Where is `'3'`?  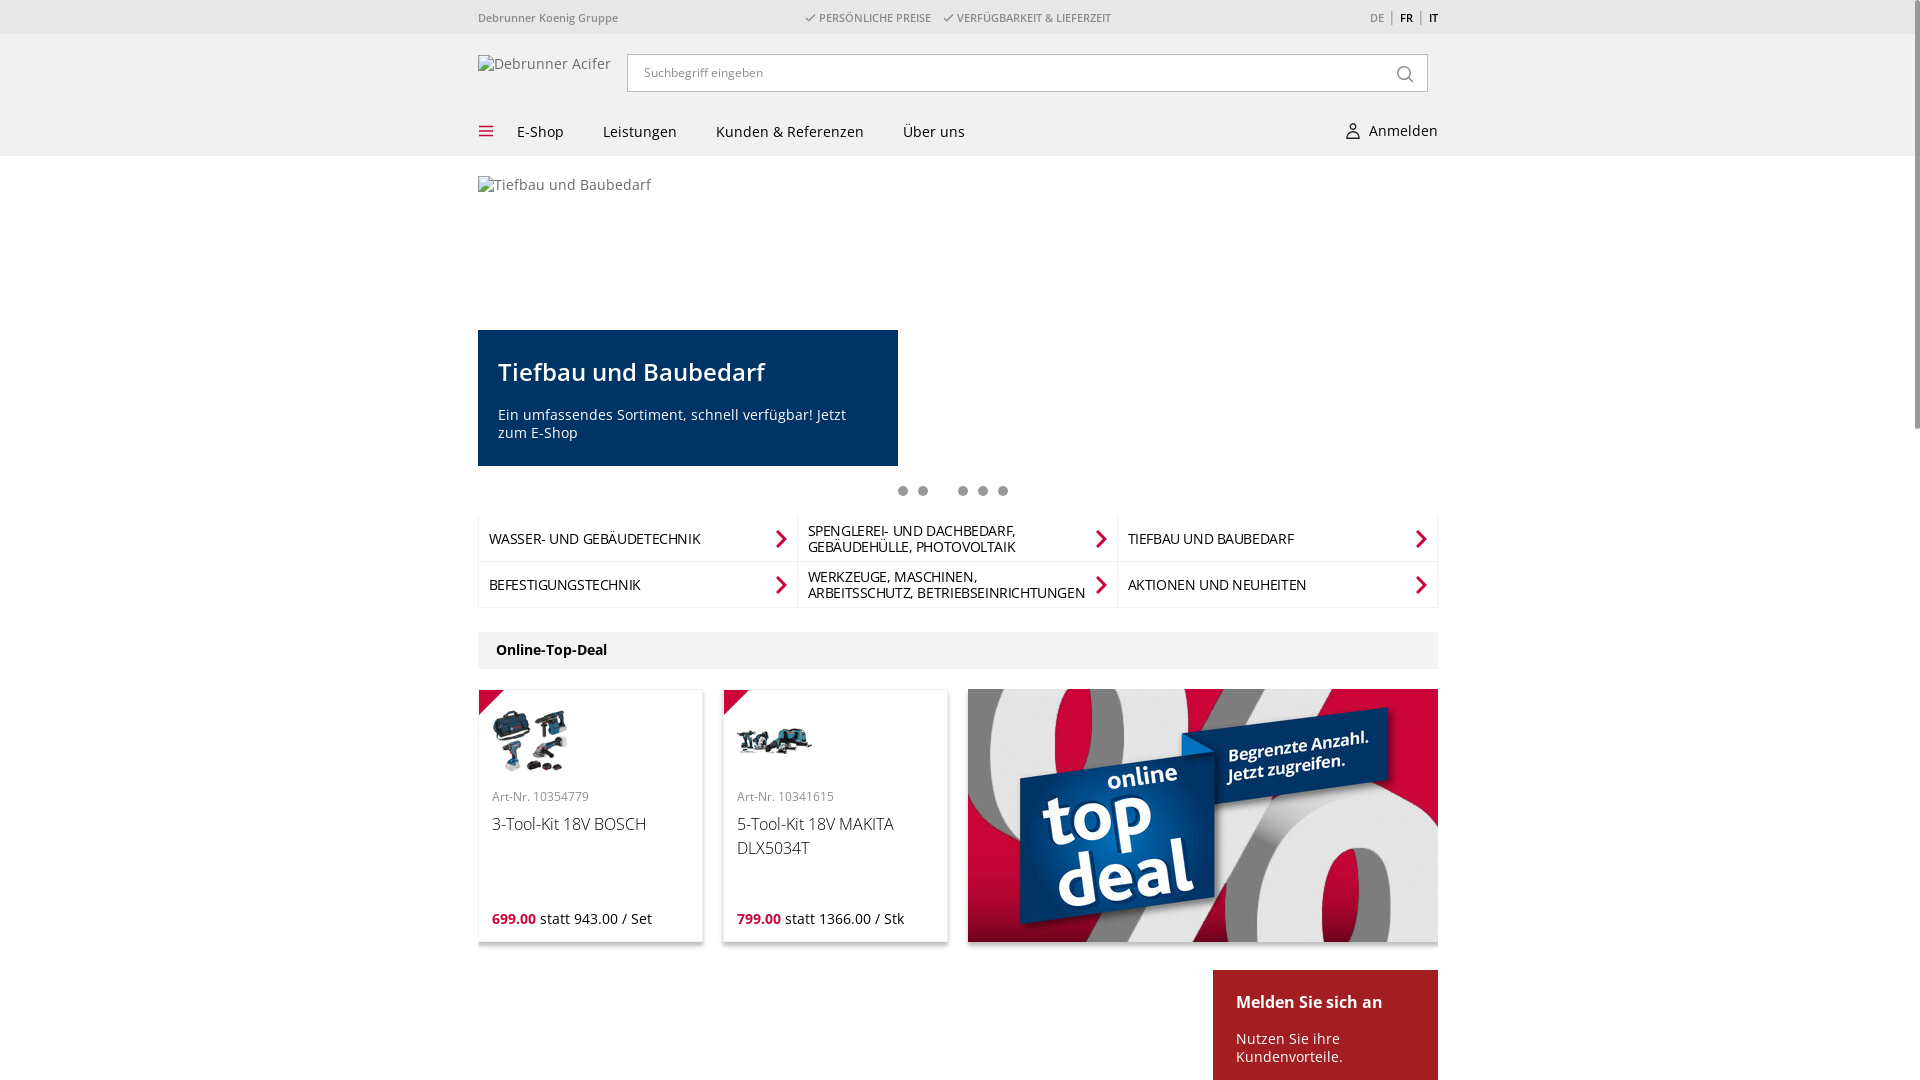
'3' is located at coordinates (941, 490).